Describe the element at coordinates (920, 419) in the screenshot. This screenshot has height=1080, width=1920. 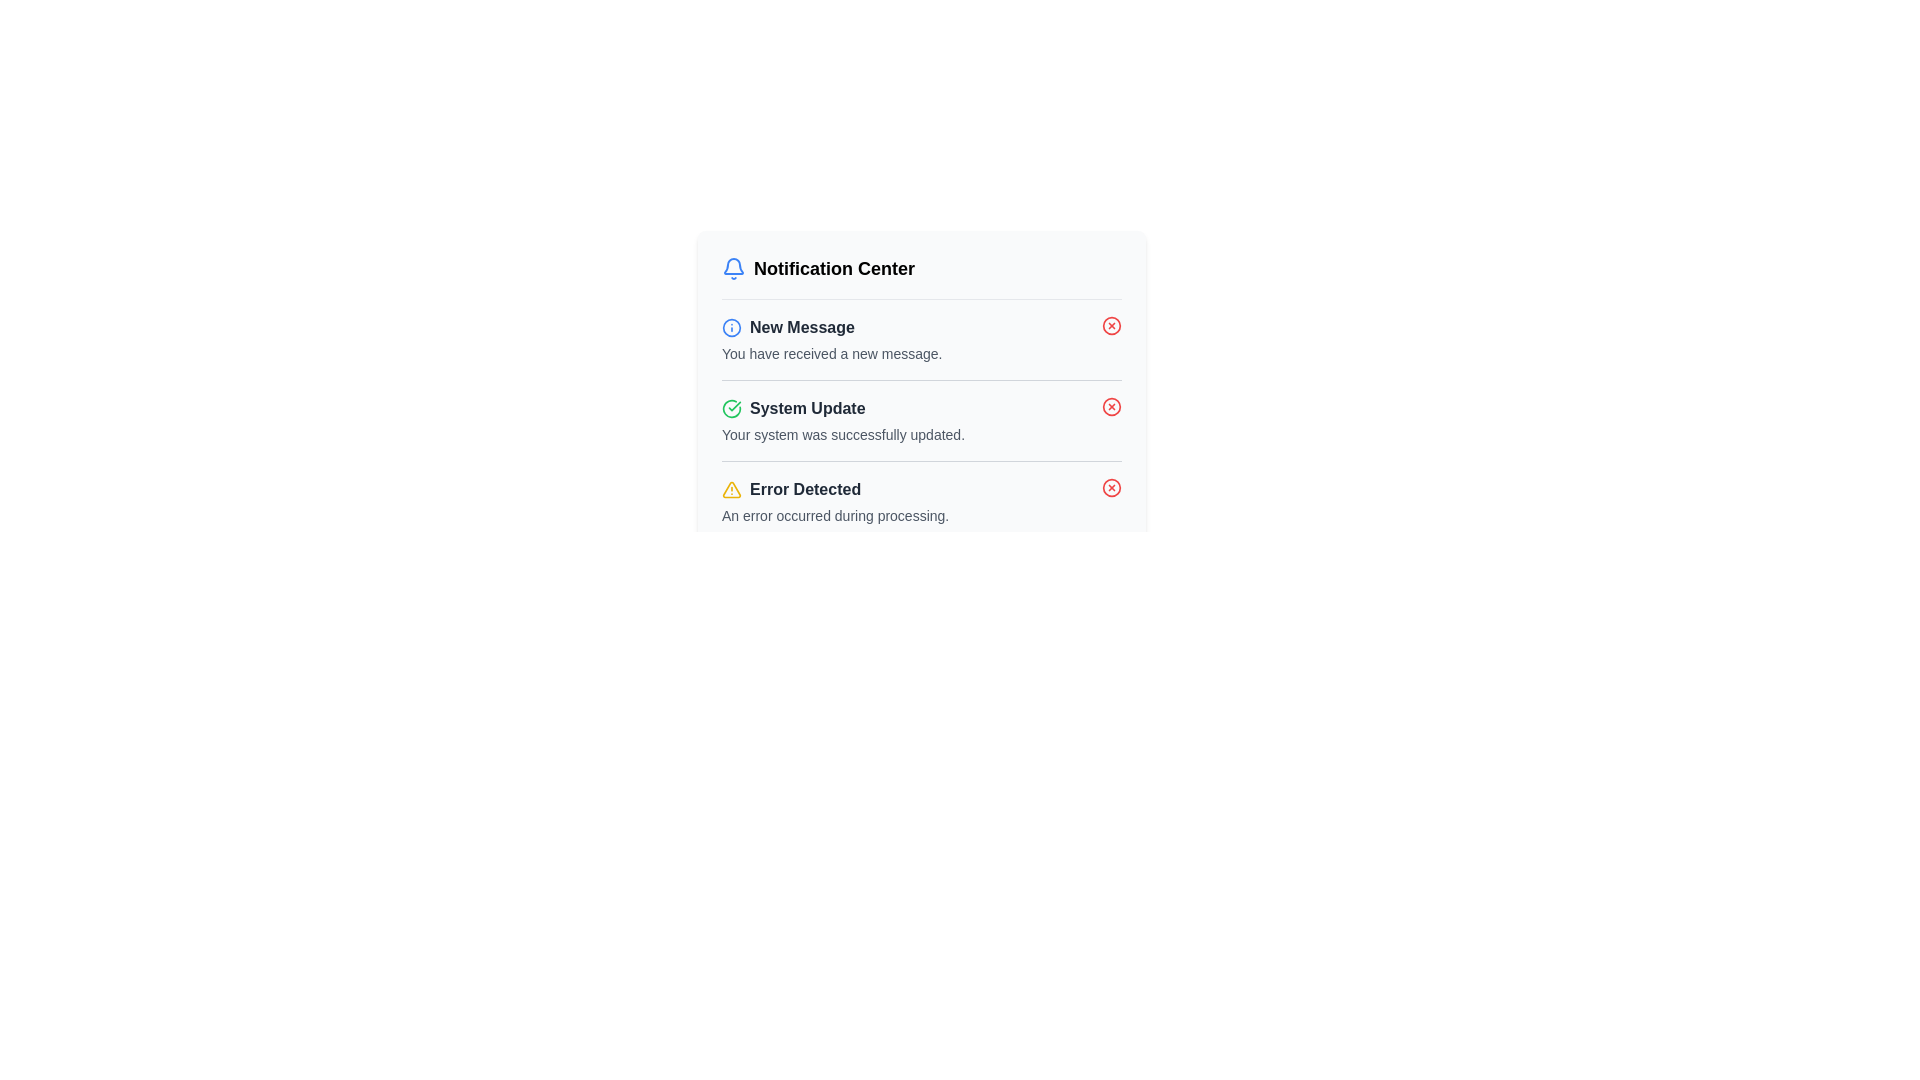
I see `notification text of the second notification item in the Notification Center, which contains the title 'System Update' and the description 'Your system was successfully updated.'` at that location.